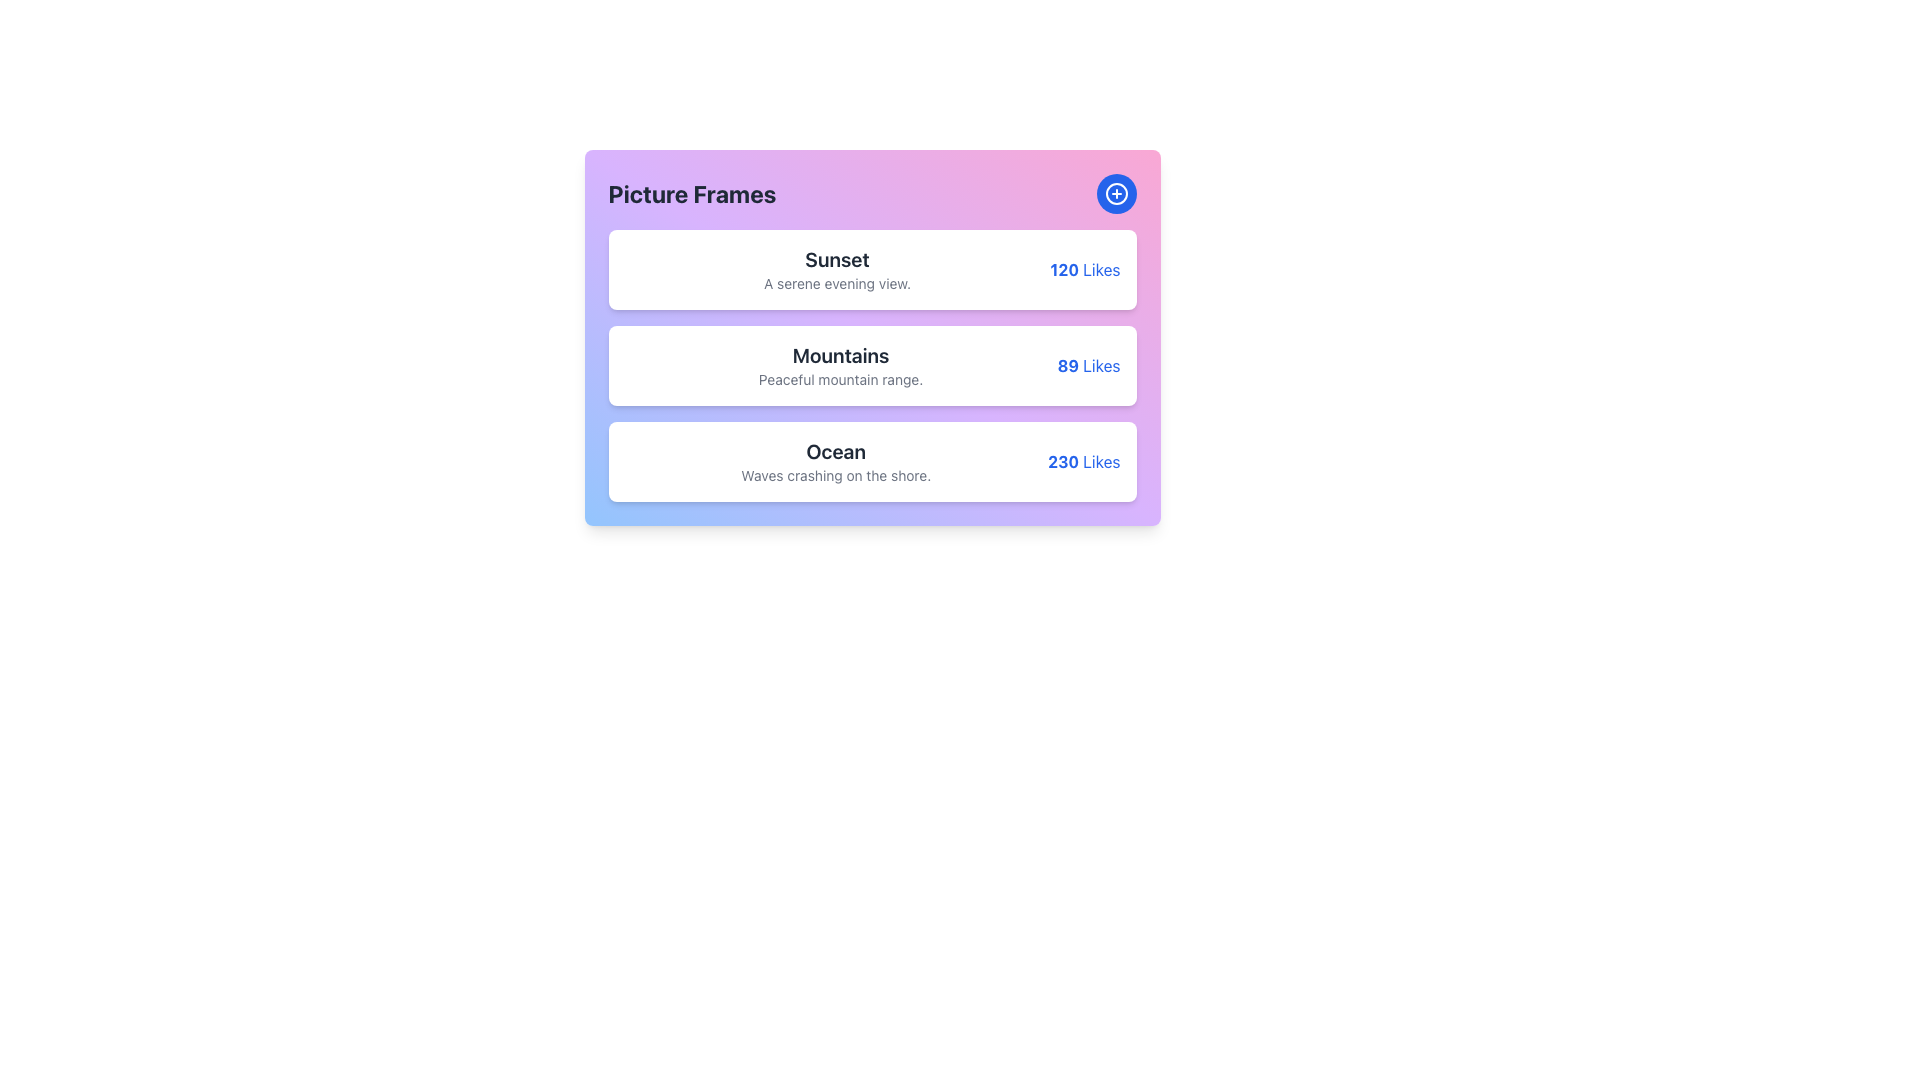  I want to click on content displayed in the Informational Text Block about the peaceful mountain range, which is the second item in a vertically arranged list within a card-like component, located below the 'Sunset' entry and above the 'Ocean' entry, so click(841, 366).